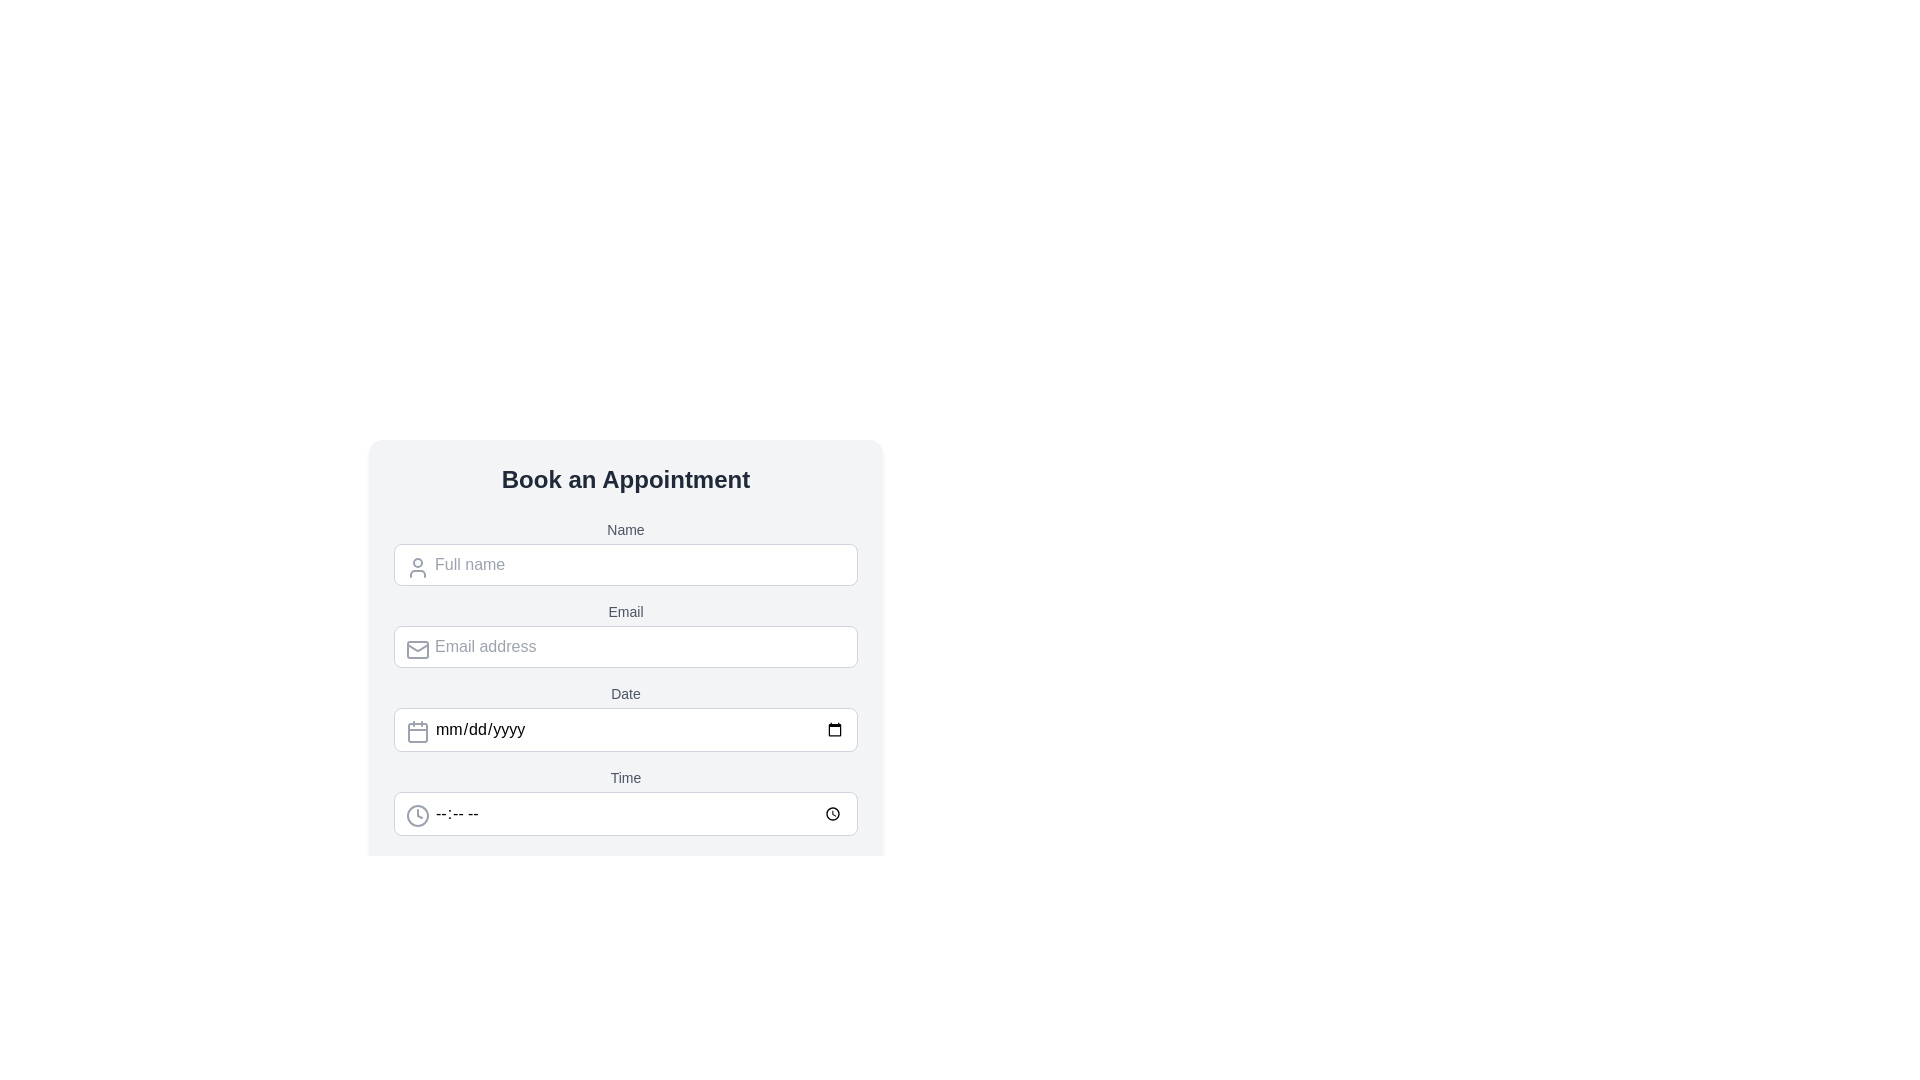 This screenshot has width=1920, height=1080. I want to click on the time input icon located on the left side of the 'Time' field in the 'Book an Appointment' form, so click(416, 816).